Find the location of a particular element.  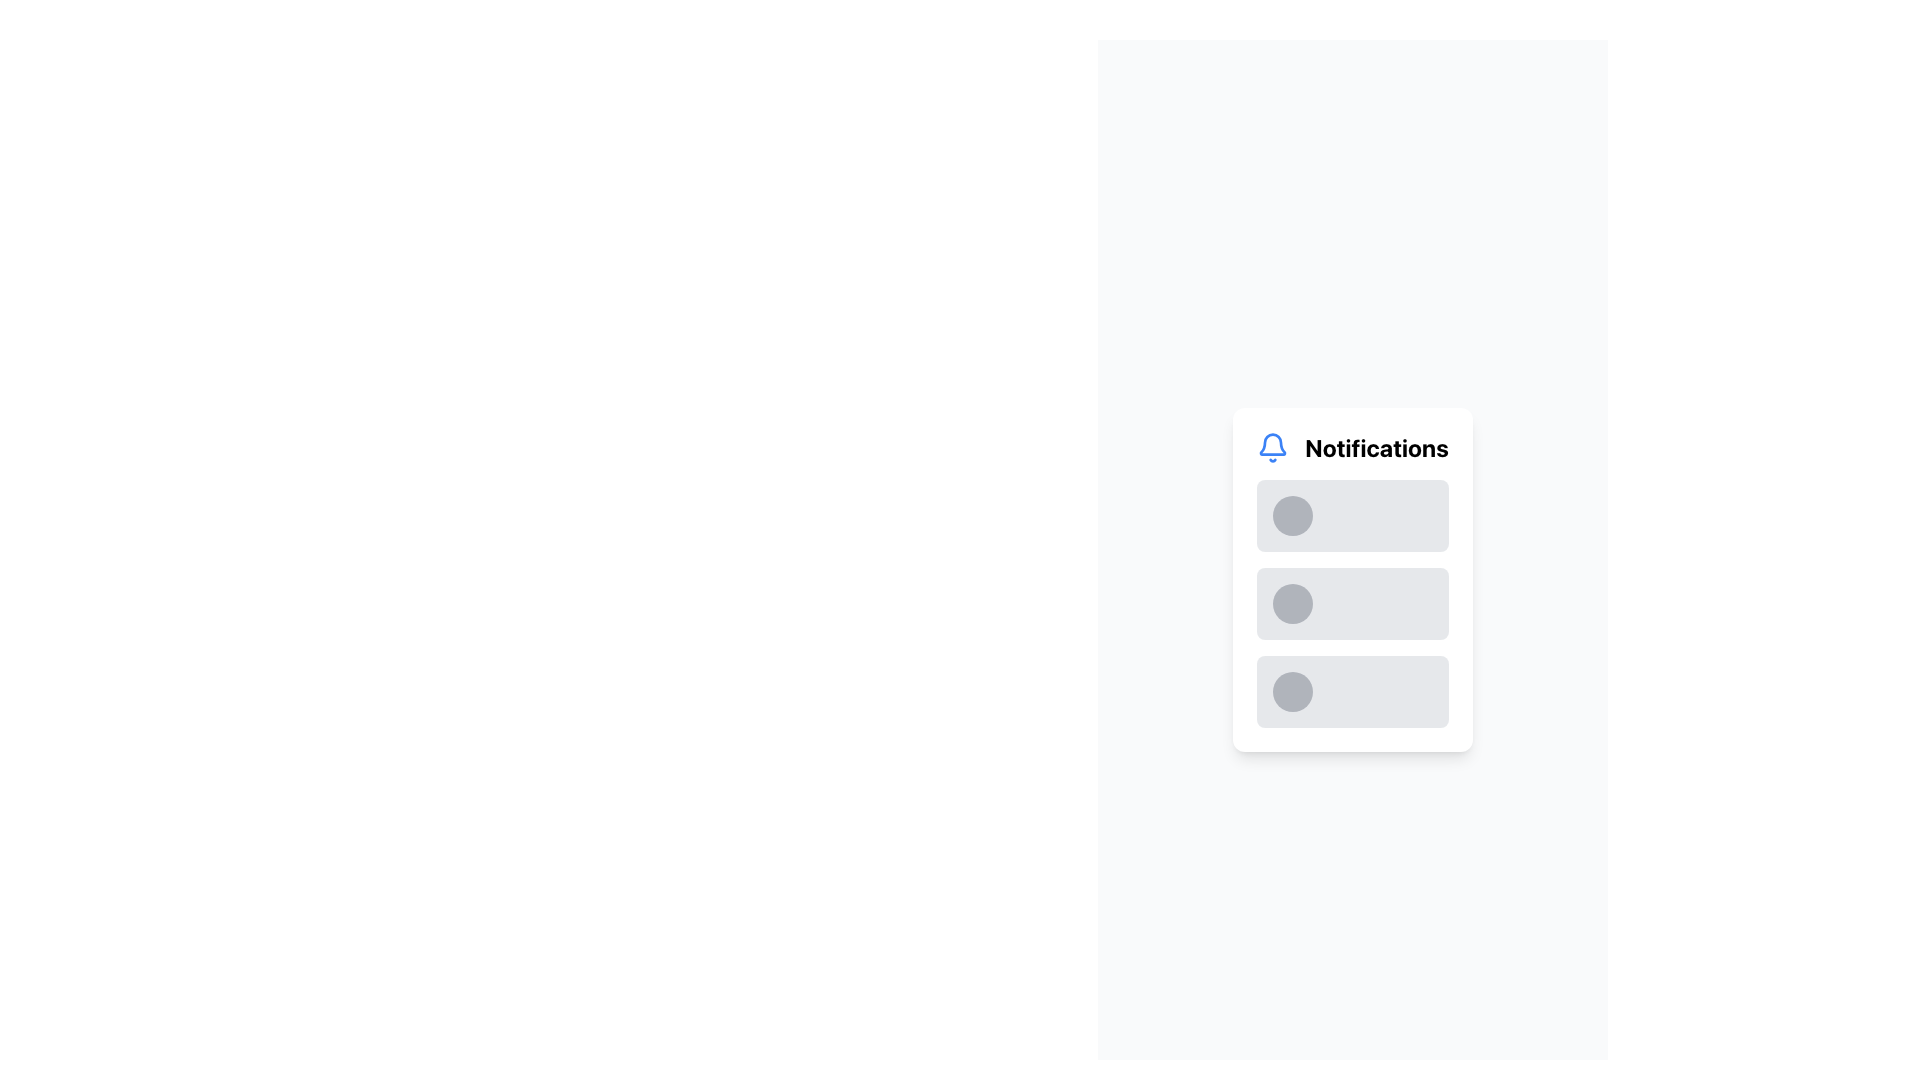

the circular placeholder decorative element, which is styled with a gray background and a rounded border, located at the top of a vertically aligned list within a notification card UI is located at coordinates (1293, 515).